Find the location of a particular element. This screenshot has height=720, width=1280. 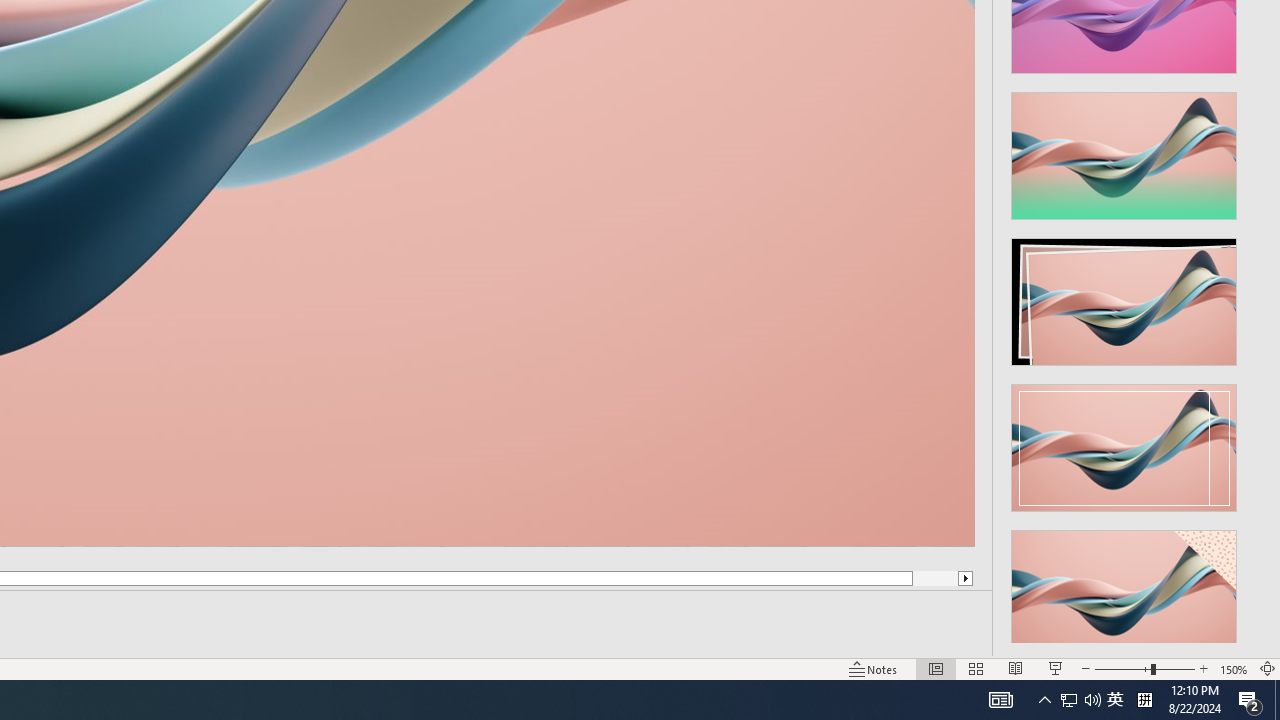

'Zoom 150%' is located at coordinates (1233, 669).